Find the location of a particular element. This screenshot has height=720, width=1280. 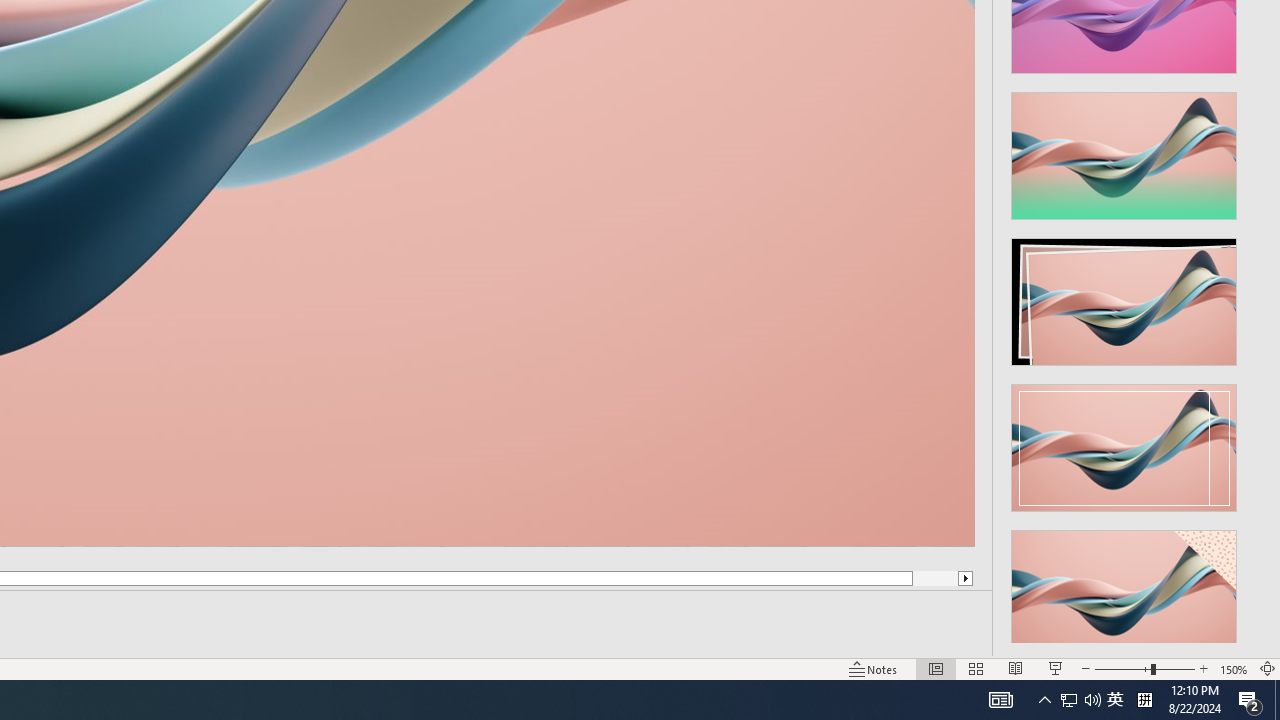

'Zoom 150%' is located at coordinates (1233, 669).